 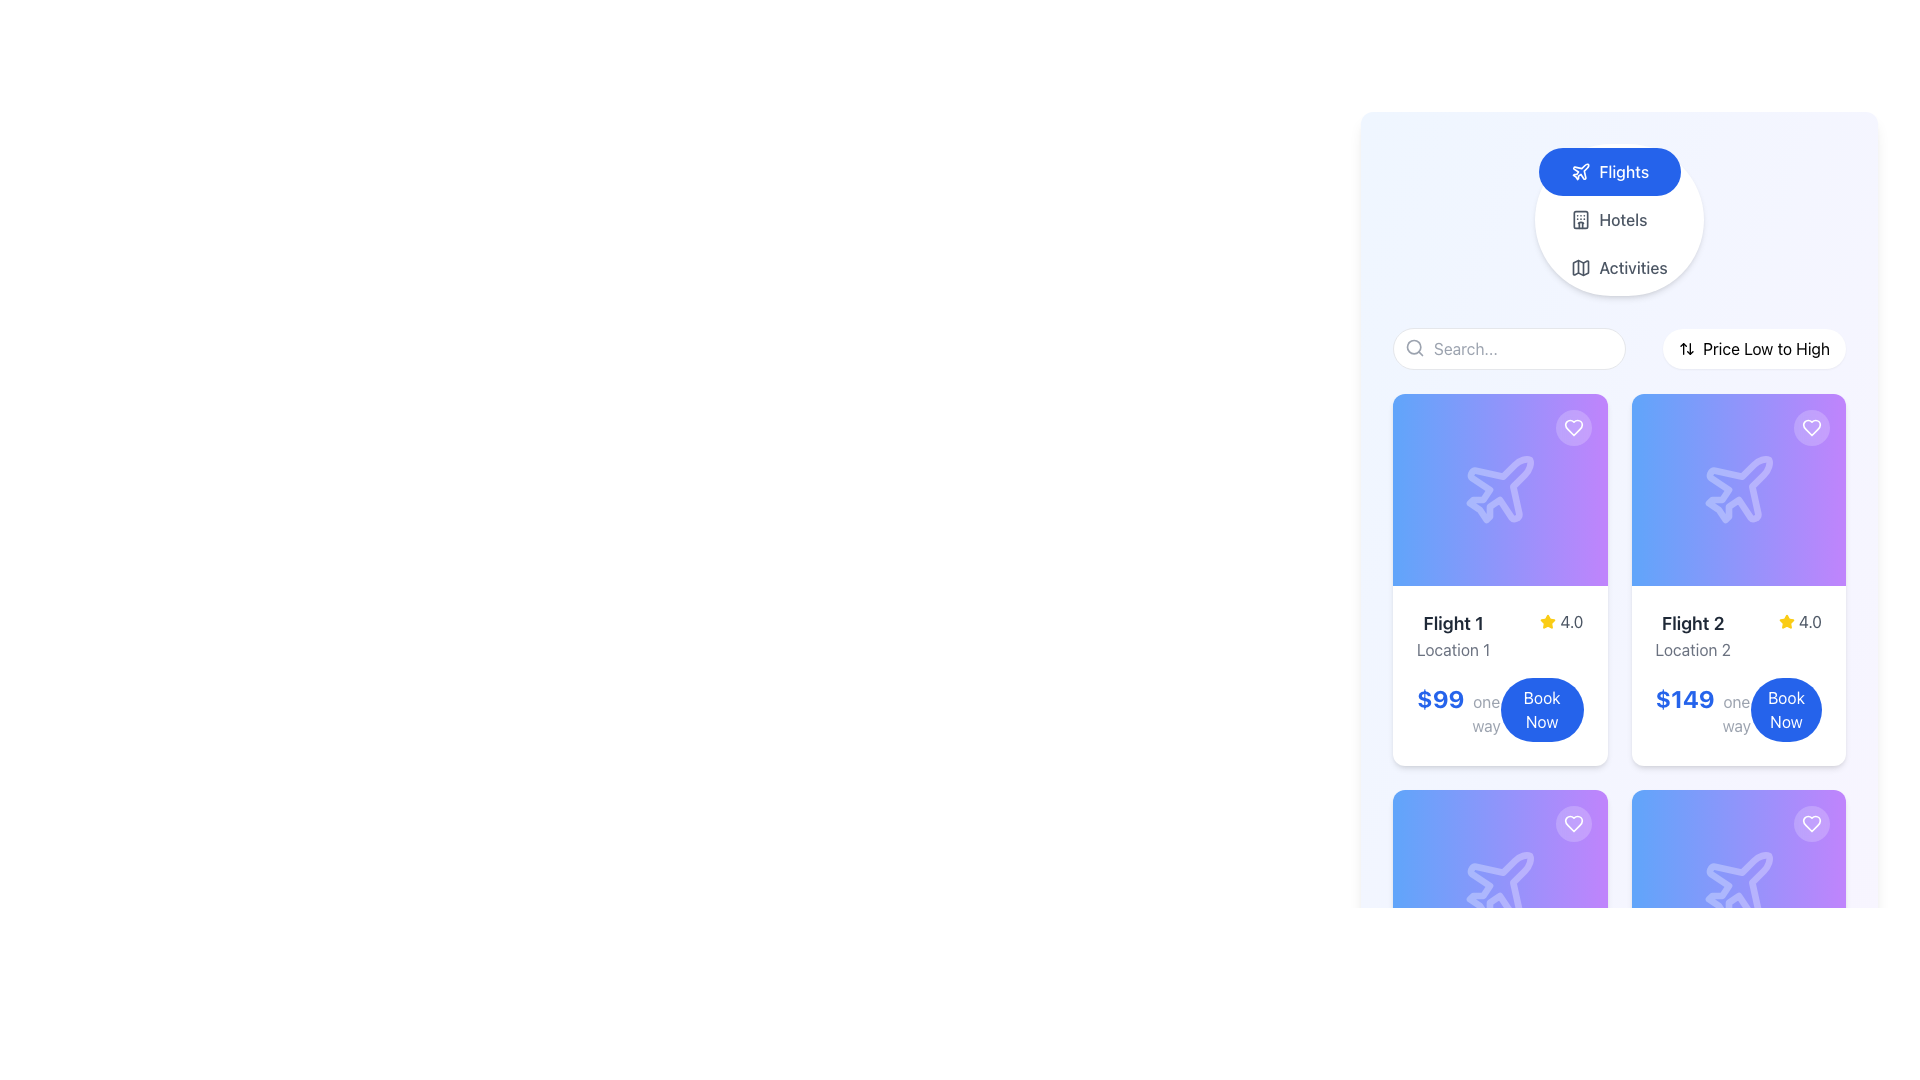 What do you see at coordinates (1500, 884) in the screenshot?
I see `the white airplane icon located` at bounding box center [1500, 884].